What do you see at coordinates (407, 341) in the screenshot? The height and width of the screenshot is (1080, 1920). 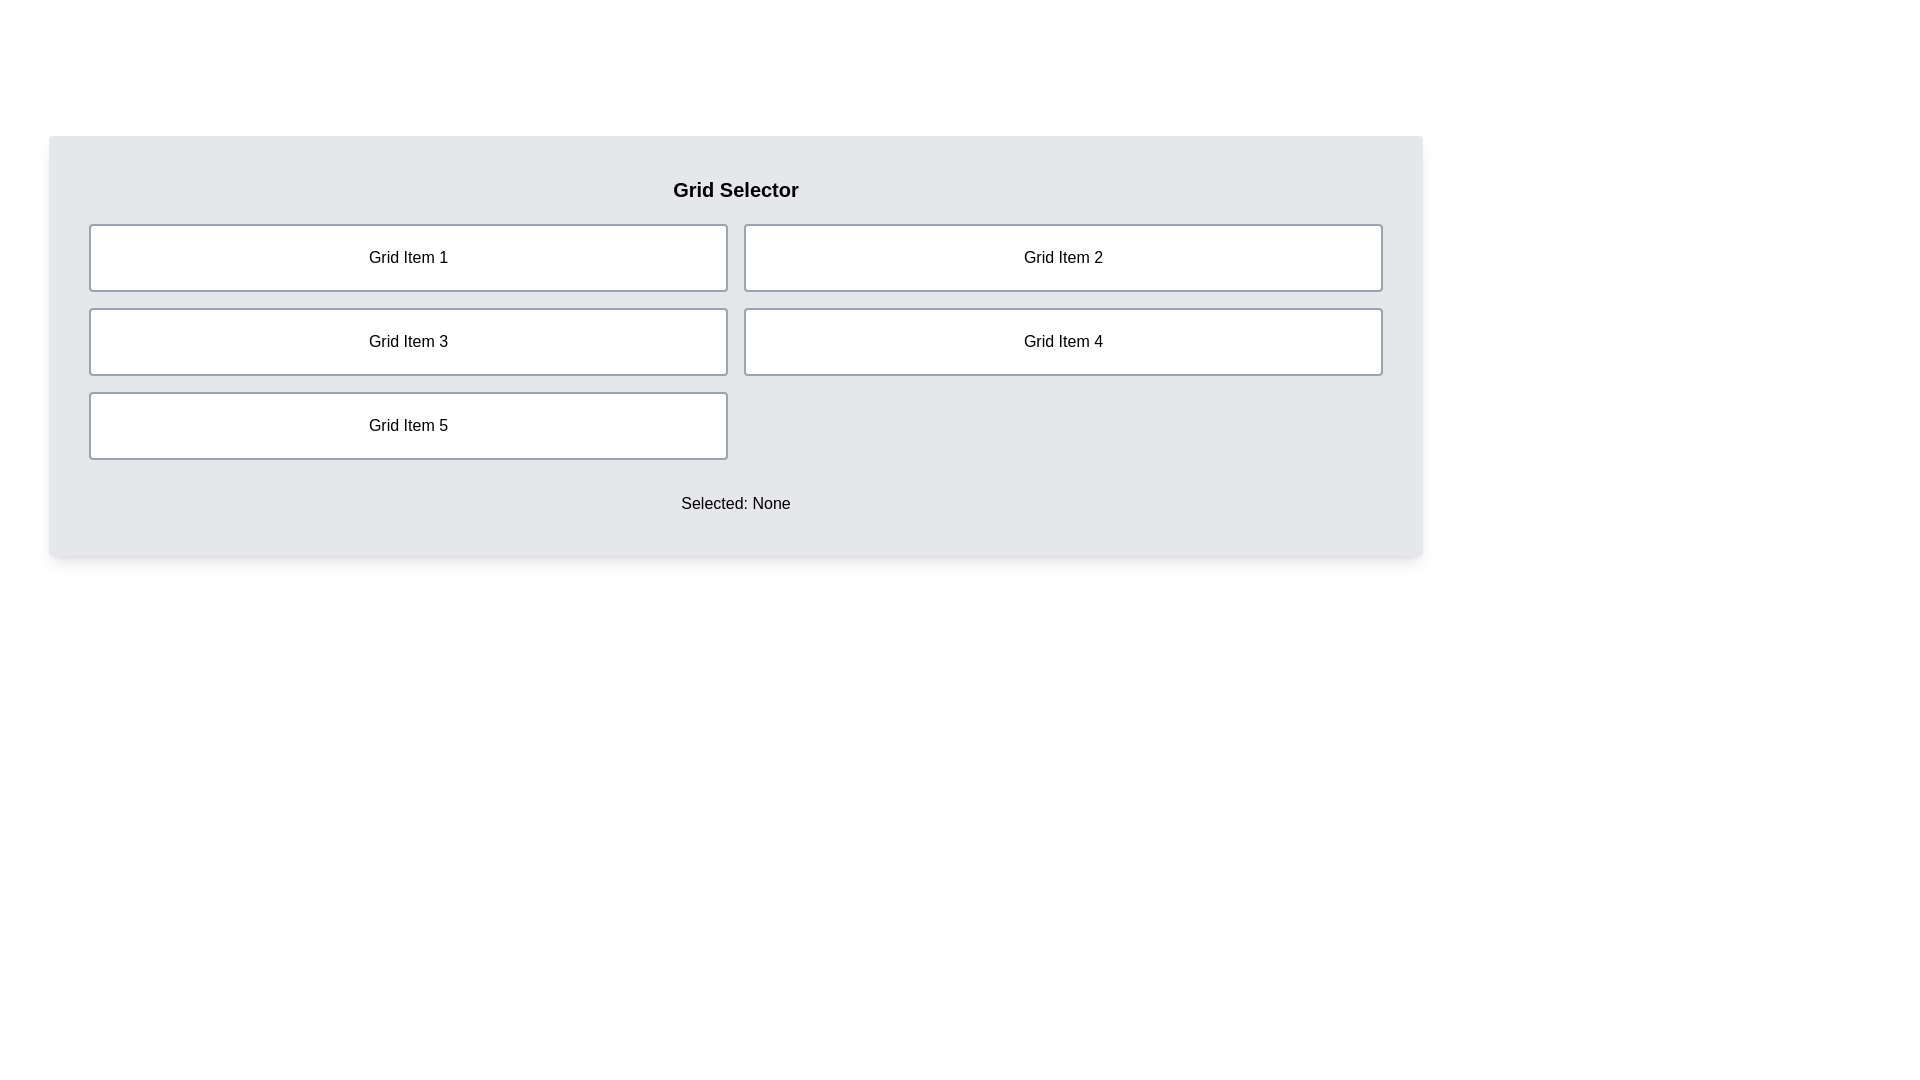 I see `the labeled grid item in the middle box of the second row in the 'Grid Selector'` at bounding box center [407, 341].